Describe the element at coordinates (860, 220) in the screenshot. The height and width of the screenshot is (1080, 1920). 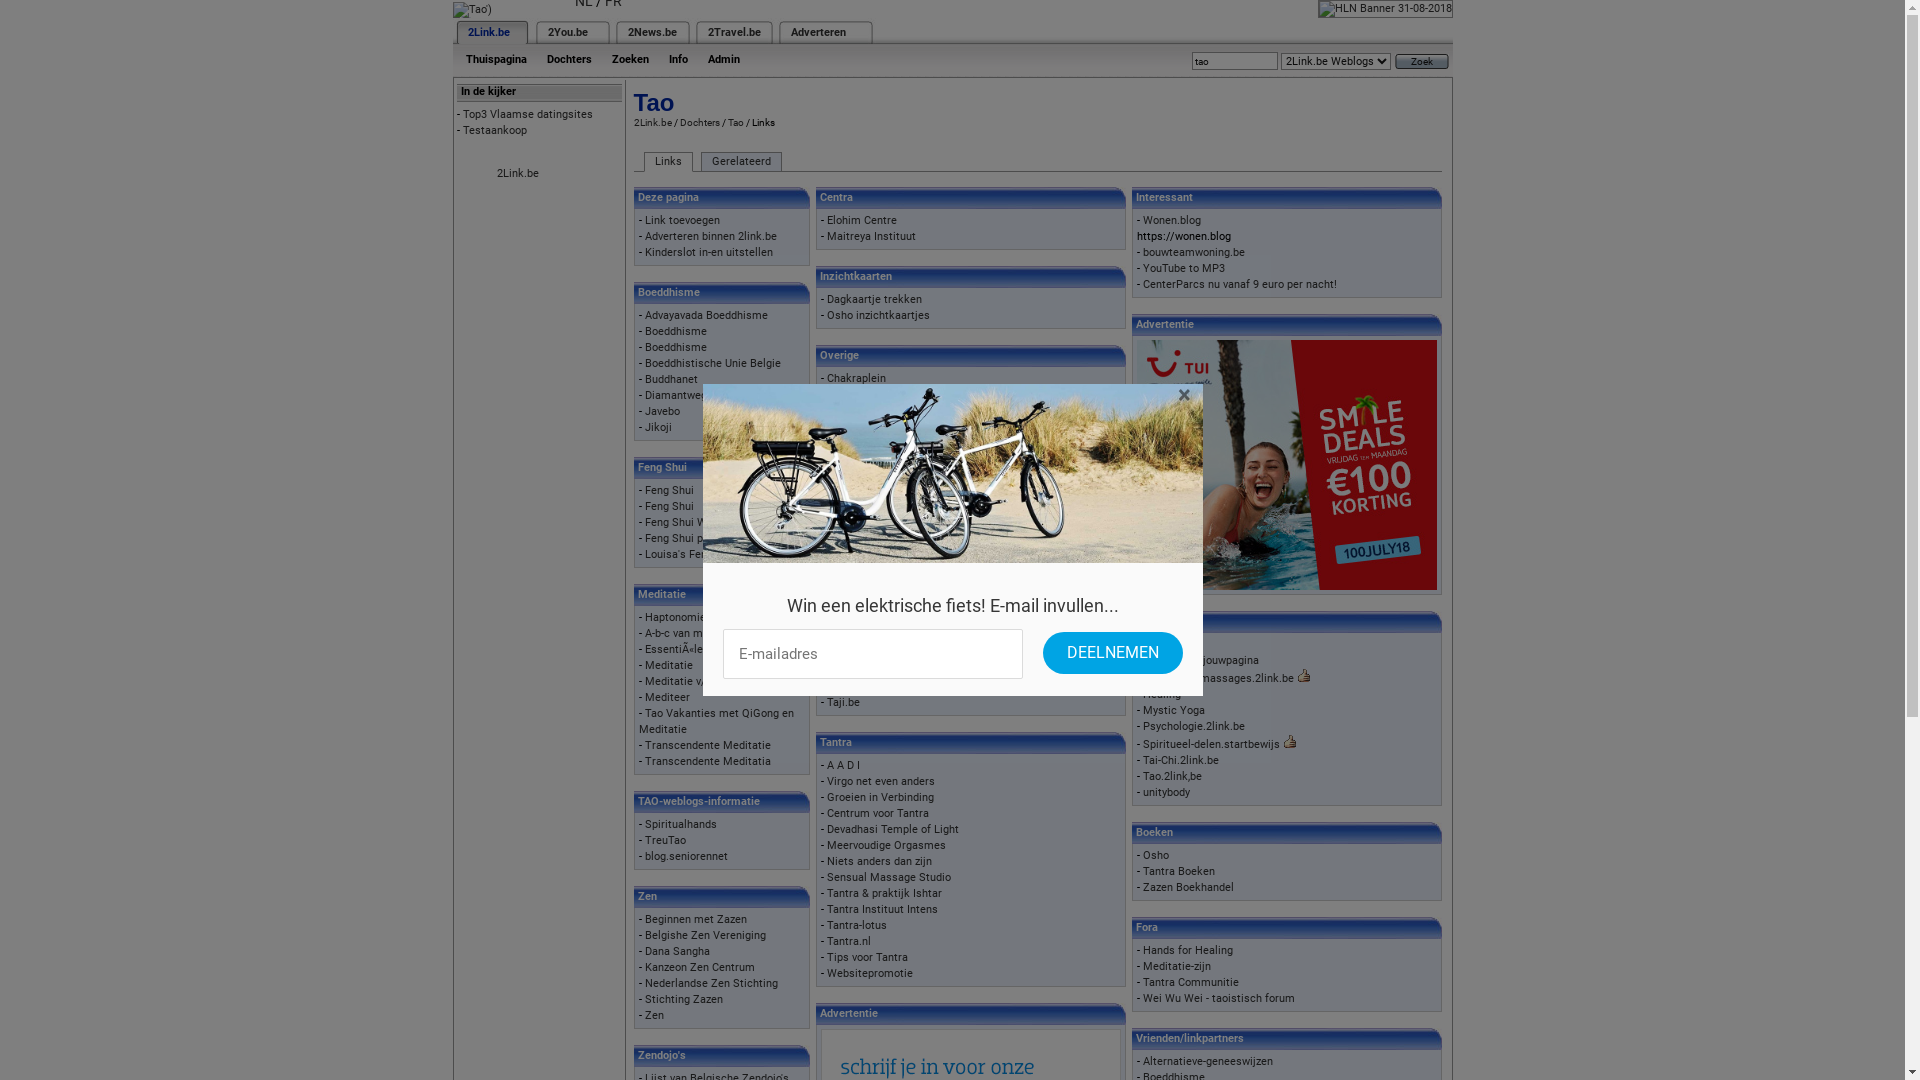
I see `'Elohim Centre'` at that location.